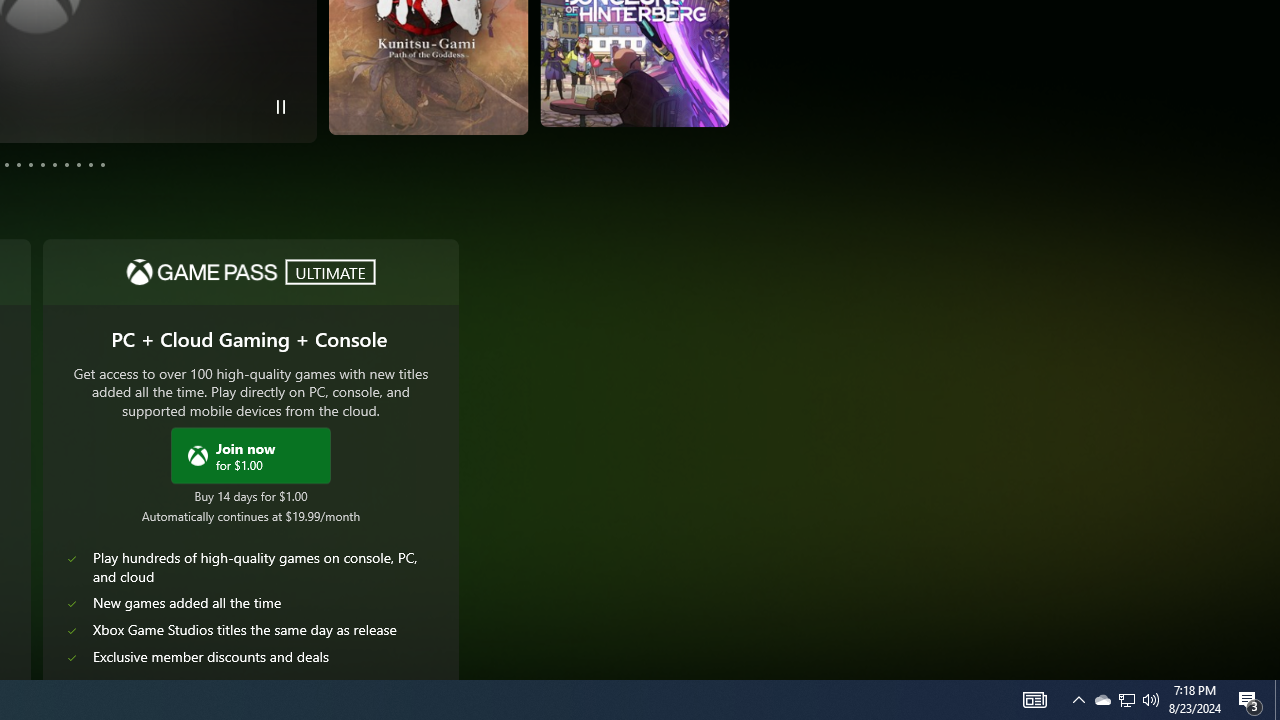 The width and height of the screenshot is (1280, 720). I want to click on 'Join Xbox Game Pass Ultimate now for $1.00', so click(250, 455).